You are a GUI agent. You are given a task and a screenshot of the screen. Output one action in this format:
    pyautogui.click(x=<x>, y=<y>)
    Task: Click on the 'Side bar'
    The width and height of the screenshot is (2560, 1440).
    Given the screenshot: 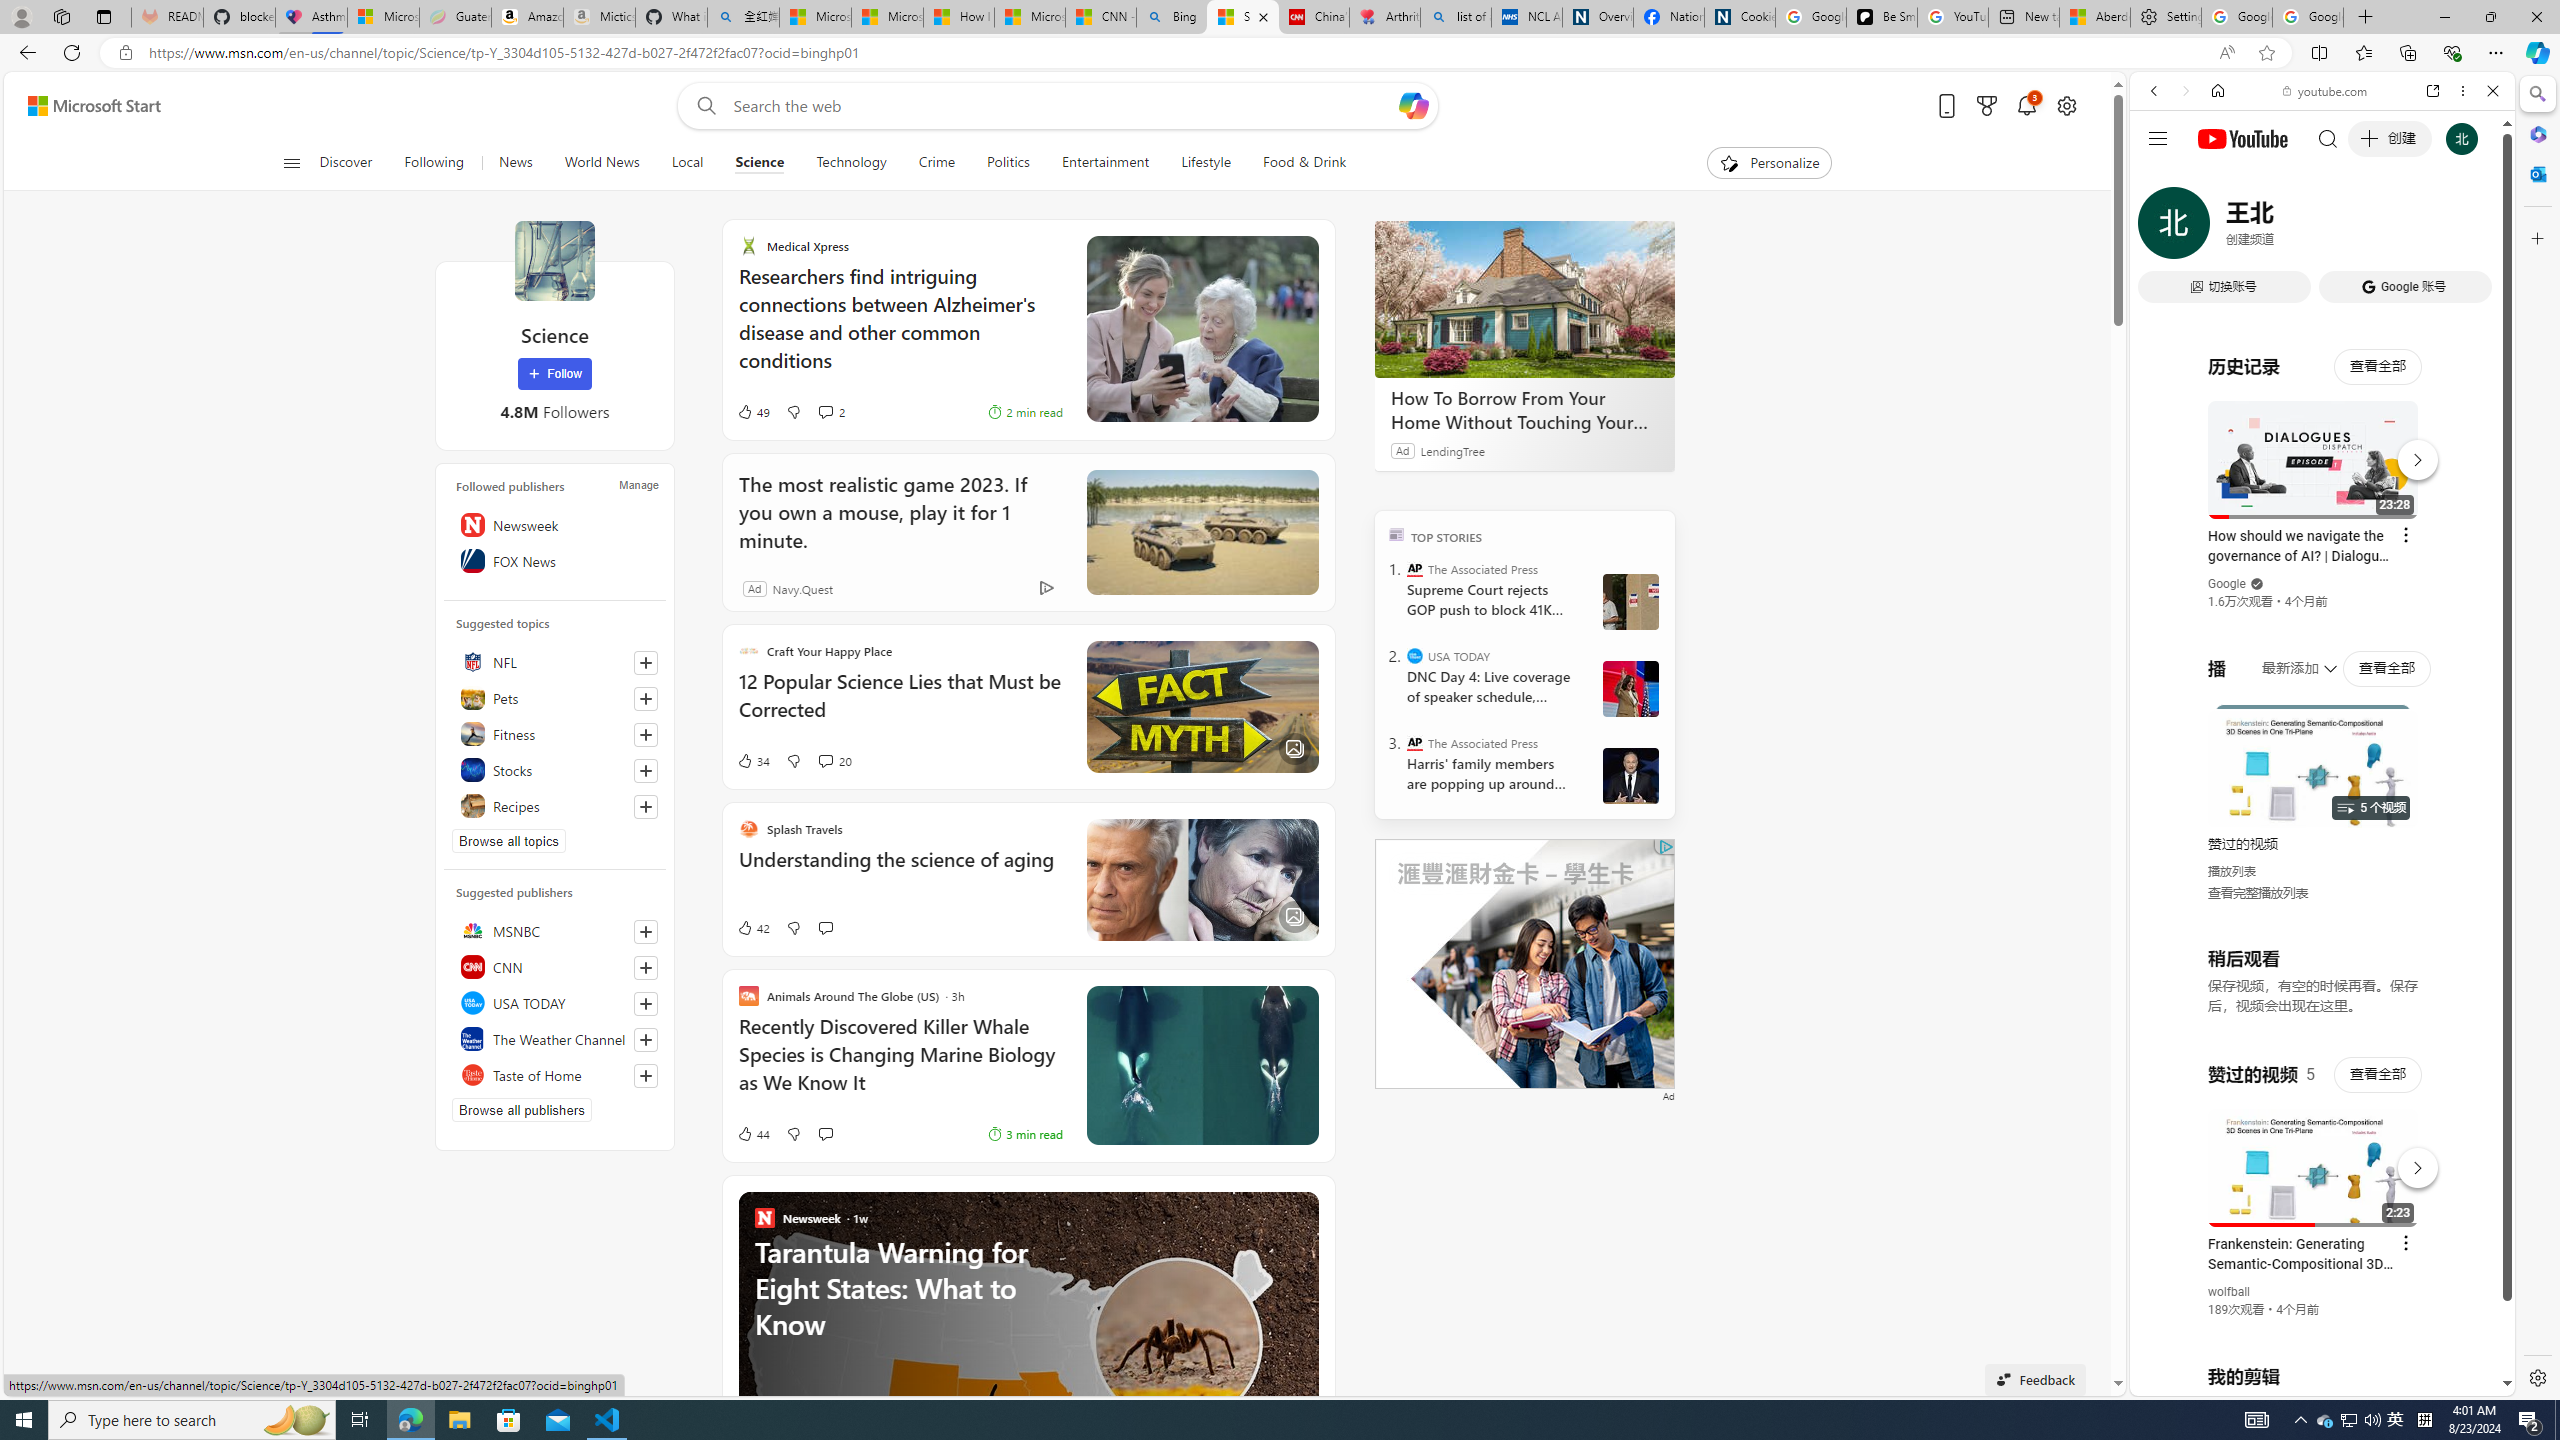 What is the action you would take?
    pyautogui.click(x=2537, y=735)
    